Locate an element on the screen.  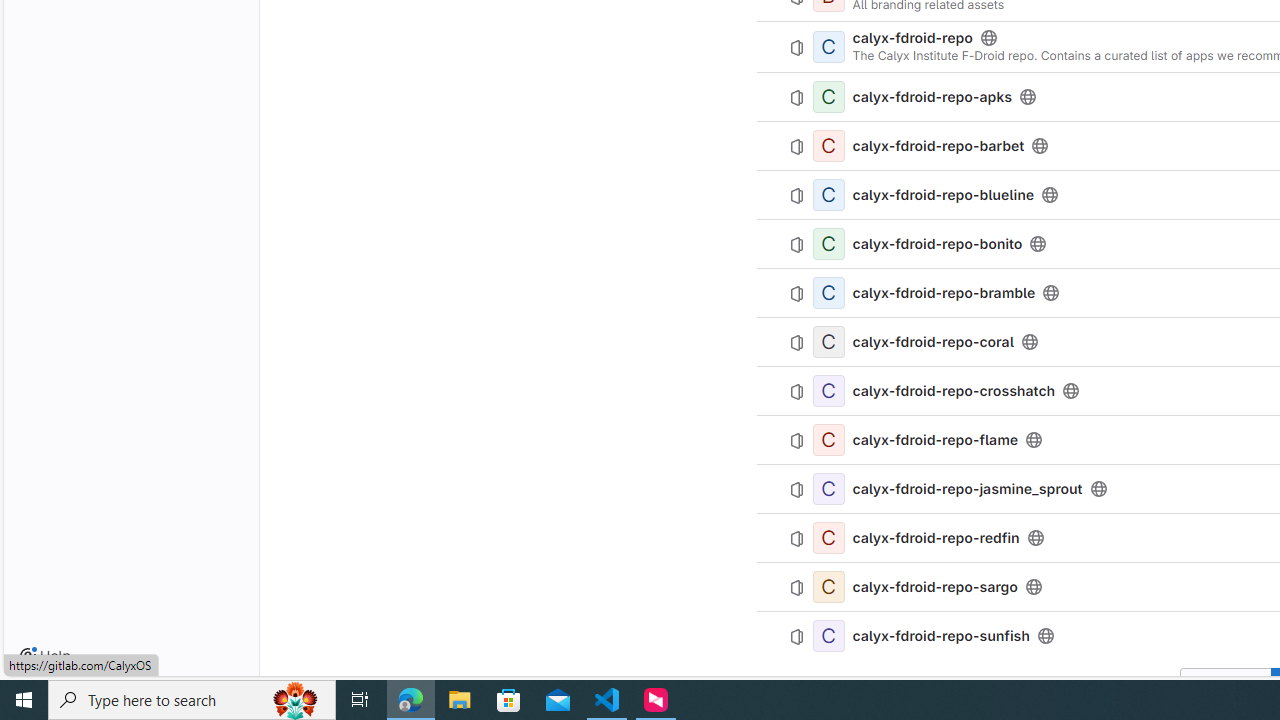
'calyx-fdroid-repo-jasmine_sprout' is located at coordinates (967, 488).